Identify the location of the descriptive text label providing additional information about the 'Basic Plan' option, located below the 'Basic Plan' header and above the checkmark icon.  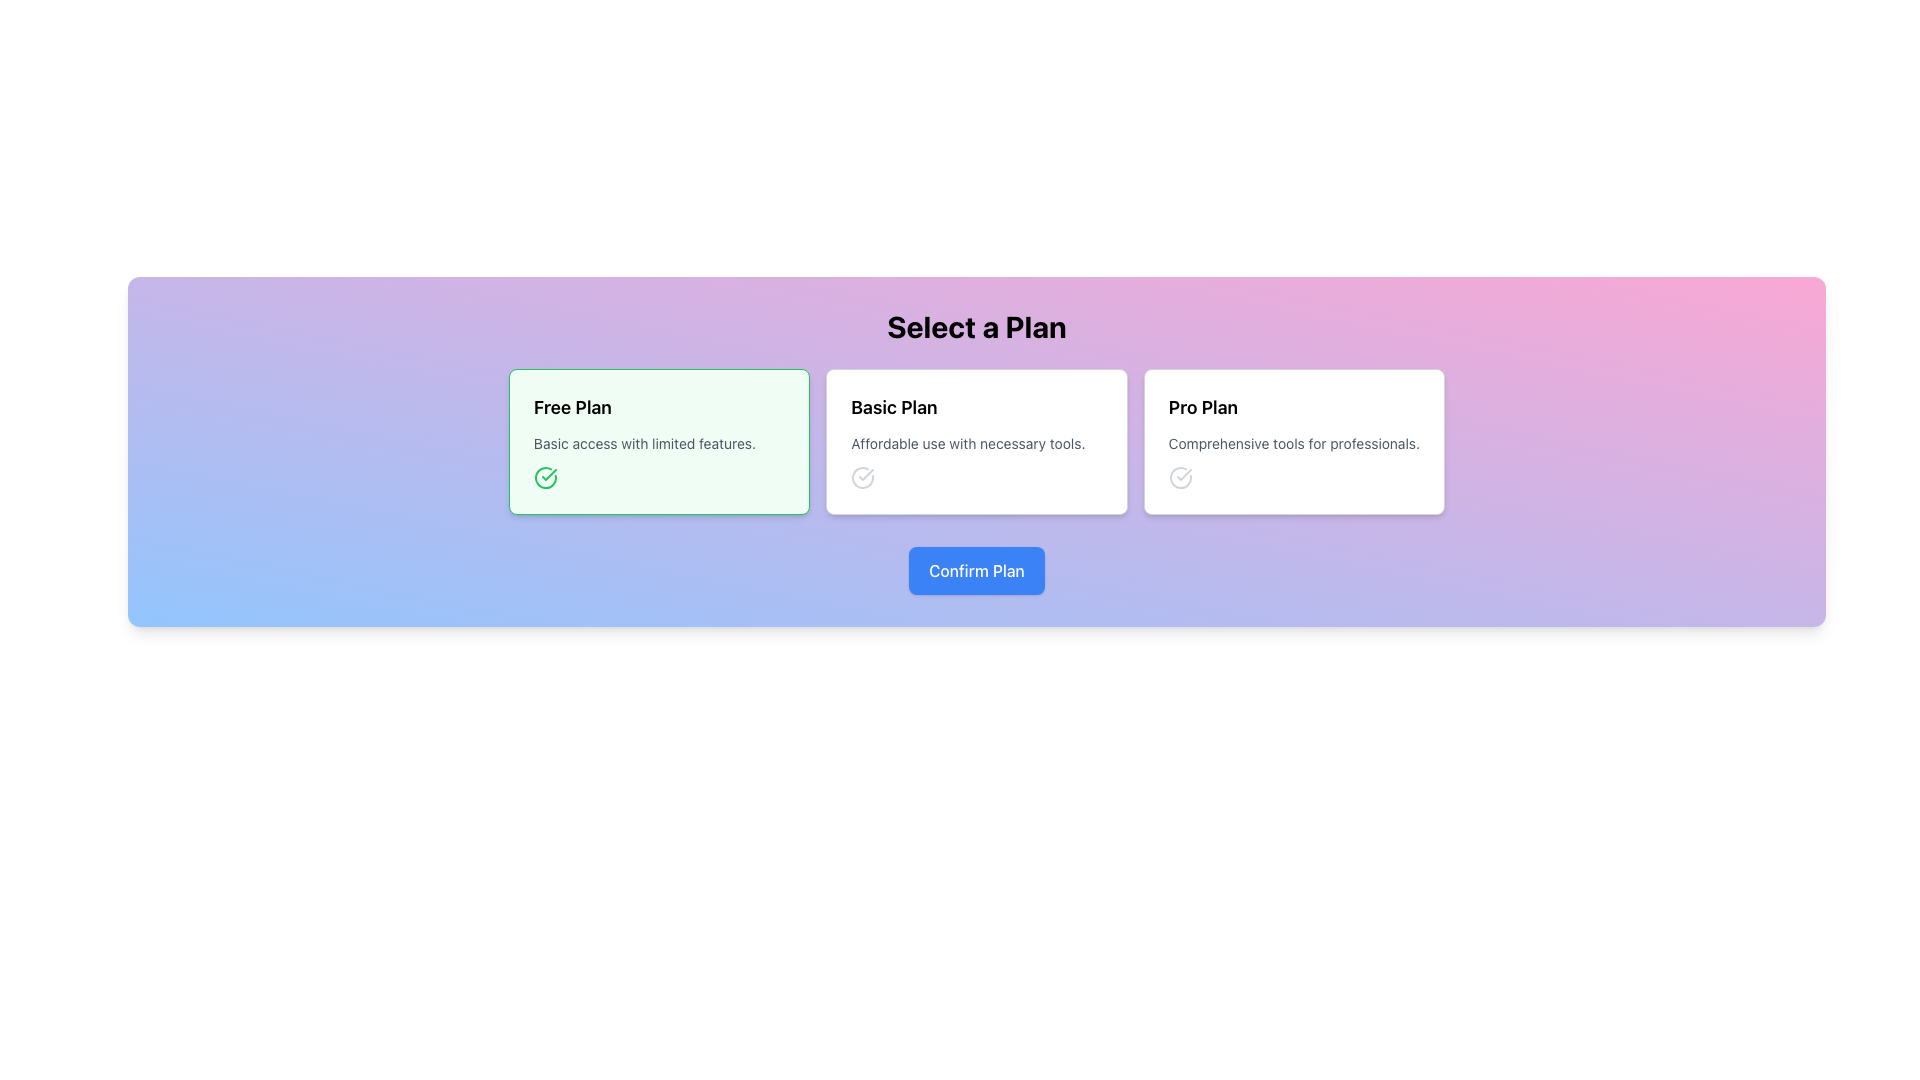
(968, 442).